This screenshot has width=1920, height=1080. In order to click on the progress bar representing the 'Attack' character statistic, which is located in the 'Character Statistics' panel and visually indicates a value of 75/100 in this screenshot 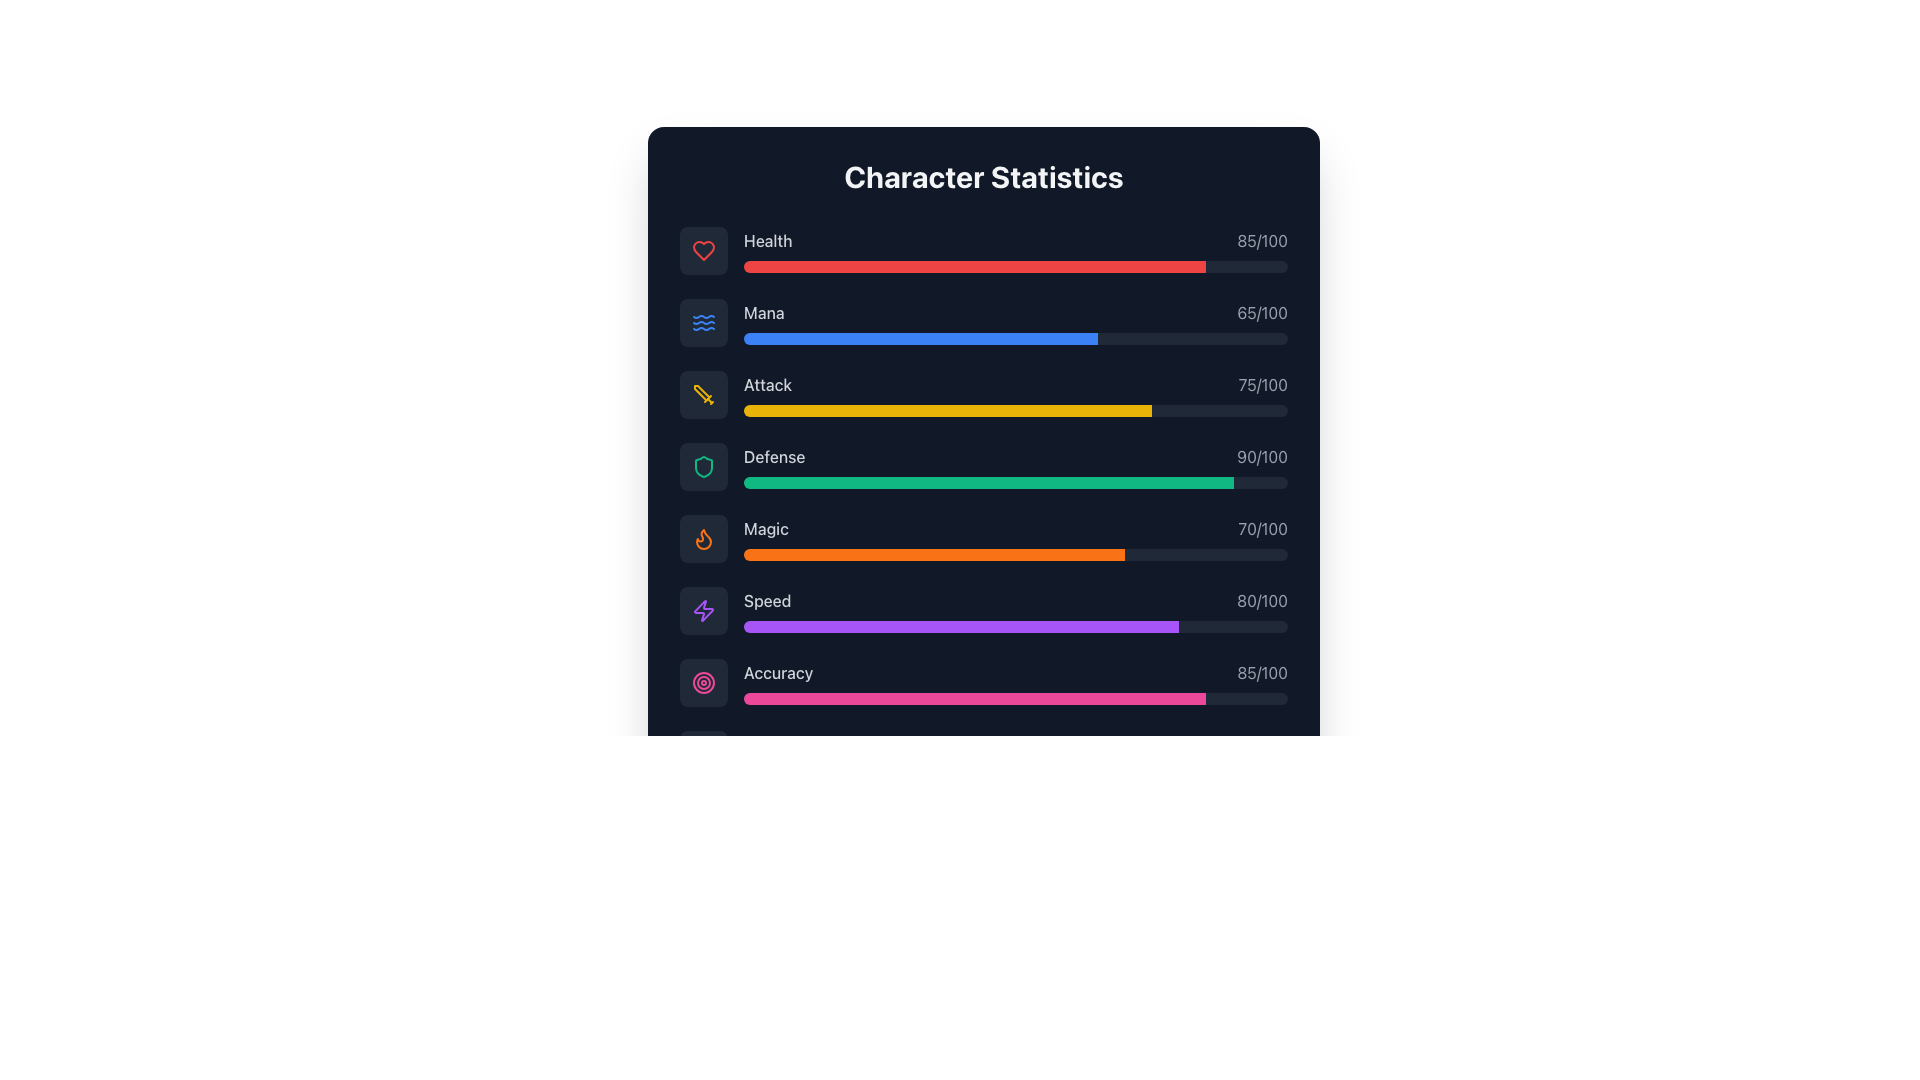, I will do `click(947, 410)`.